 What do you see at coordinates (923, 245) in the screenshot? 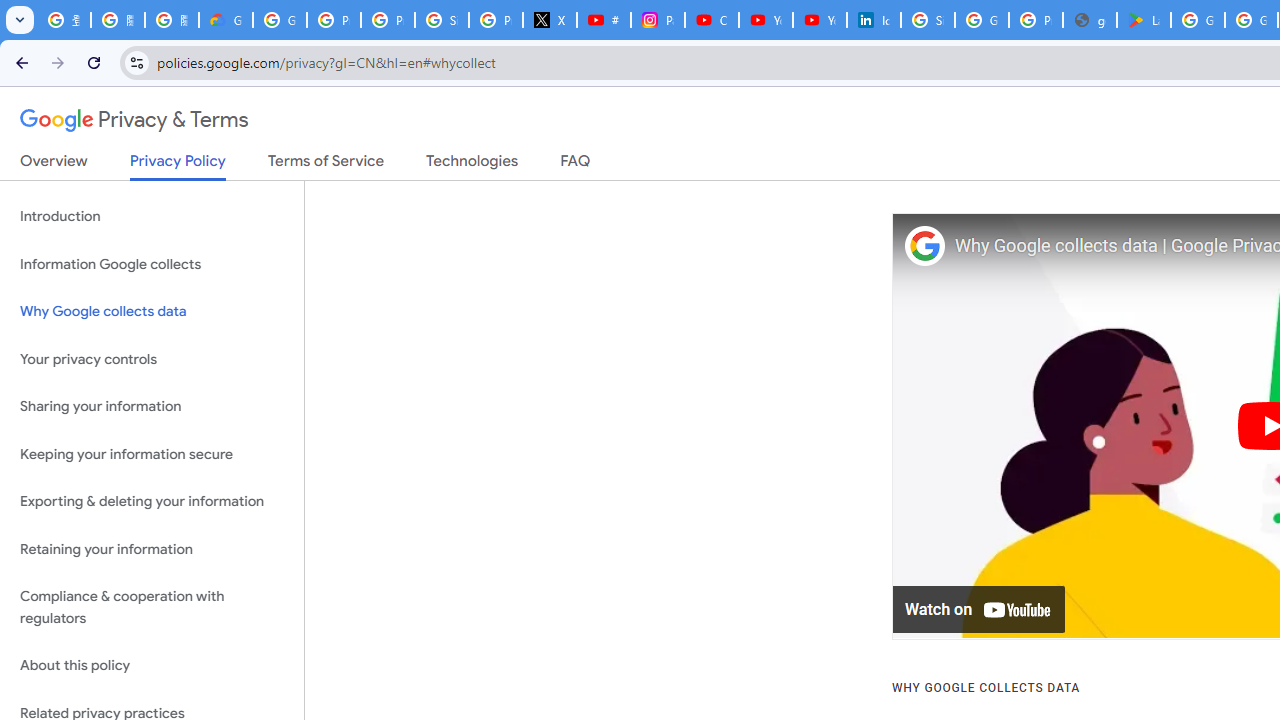
I see `'Photo image of Google'` at bounding box center [923, 245].